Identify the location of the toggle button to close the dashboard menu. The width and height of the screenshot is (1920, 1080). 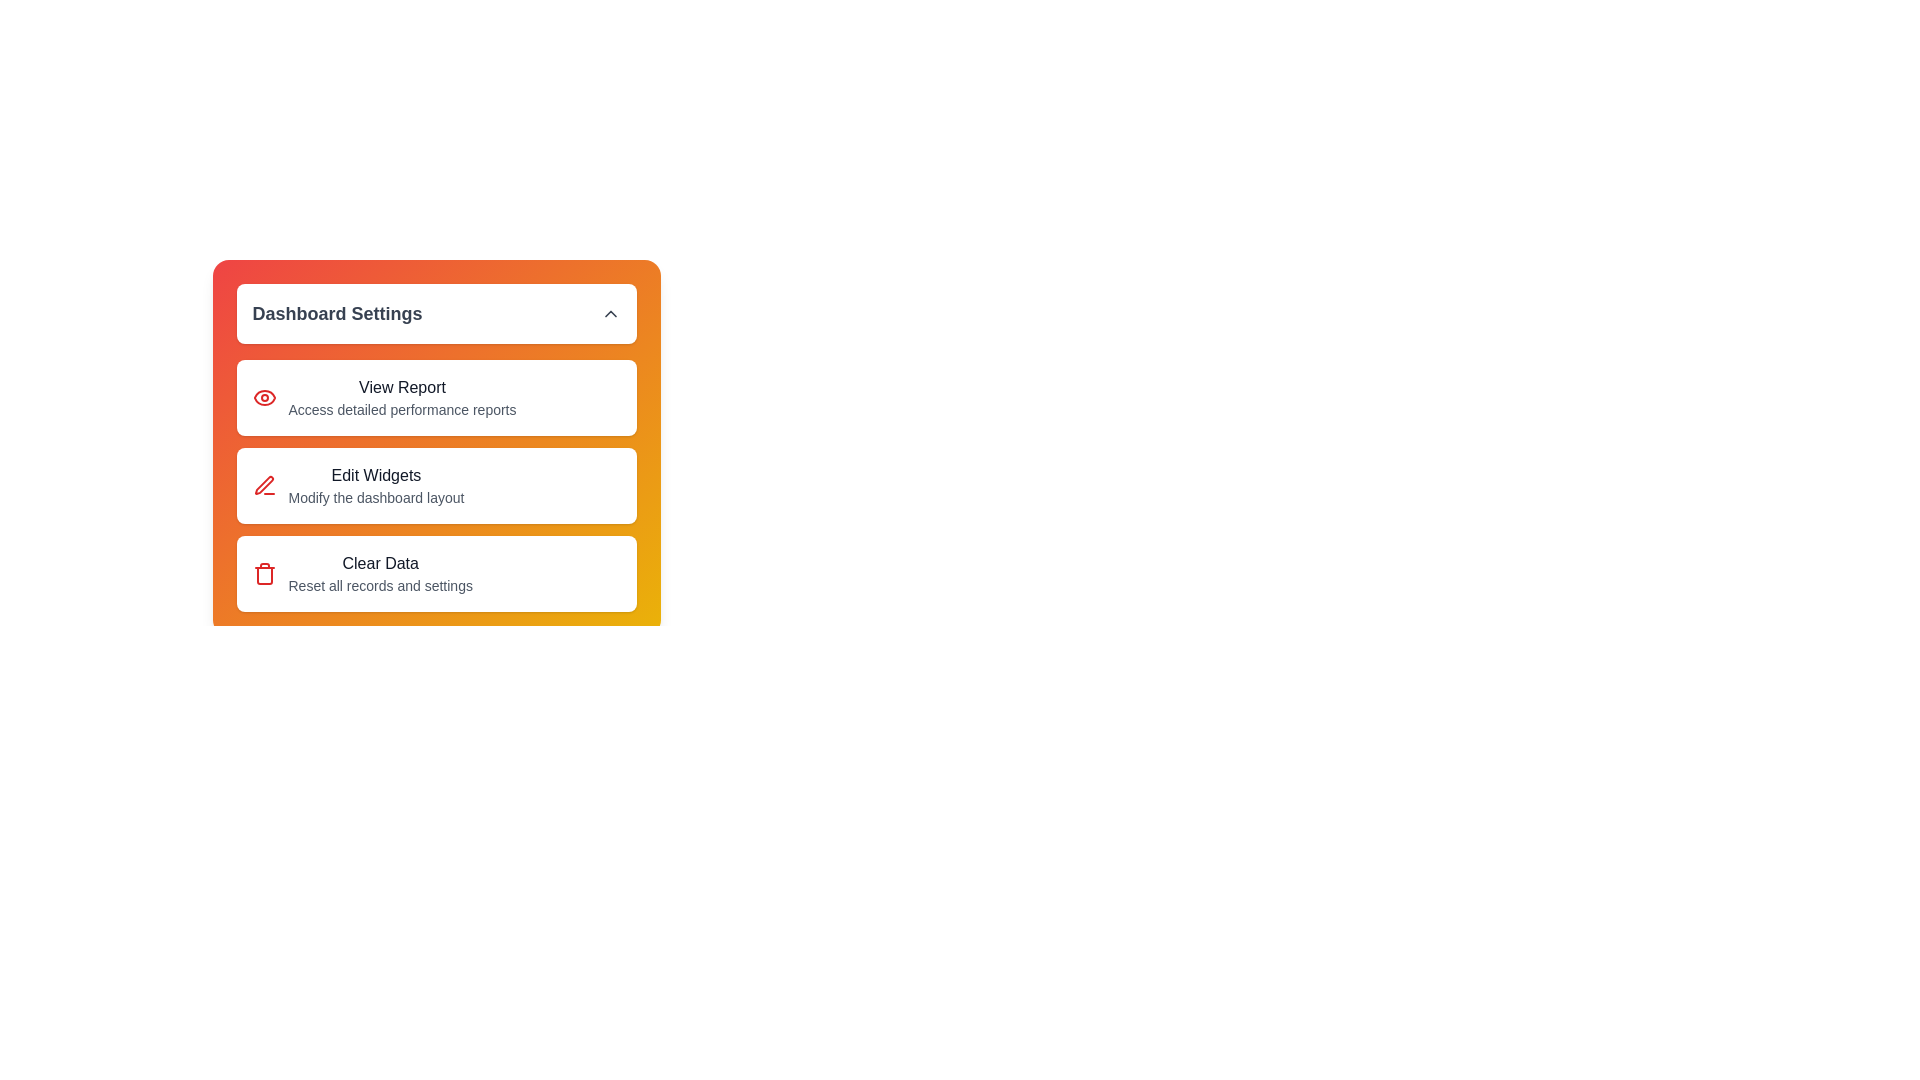
(435, 313).